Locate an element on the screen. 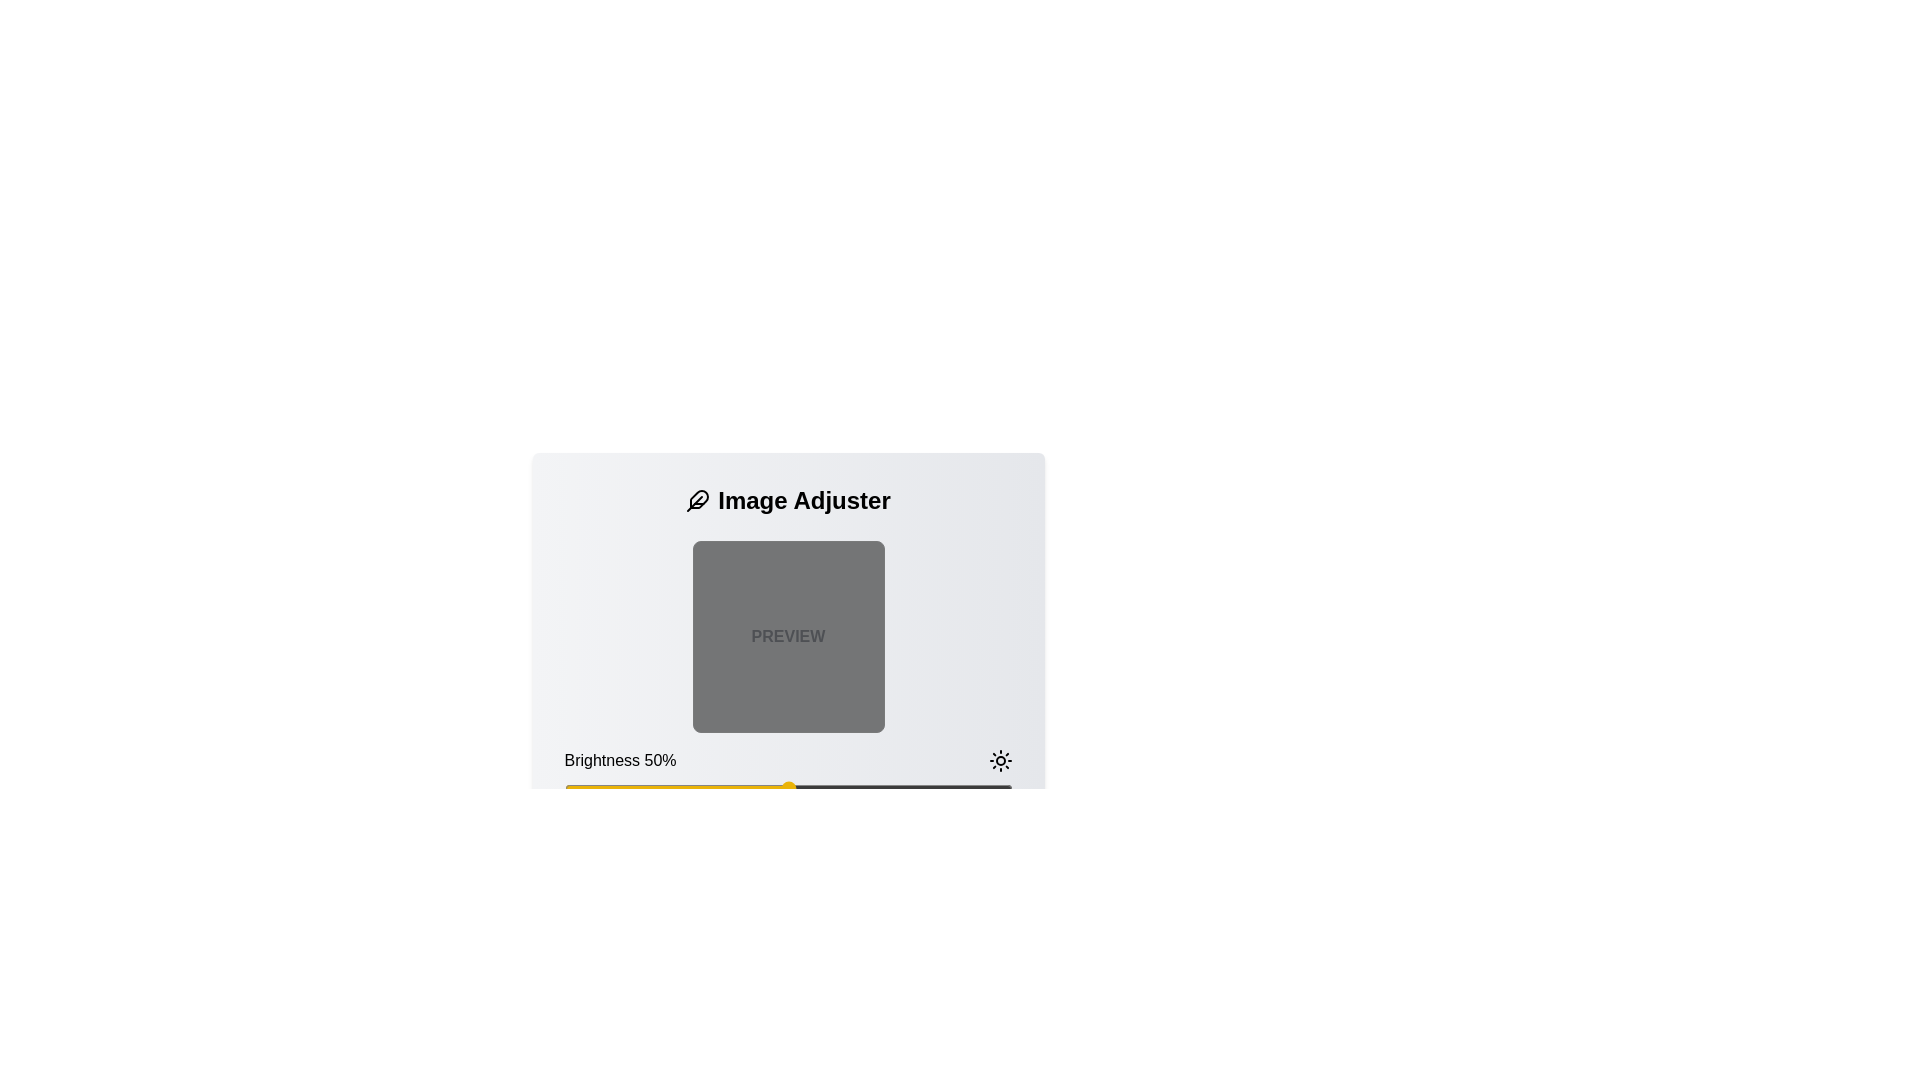 The height and width of the screenshot is (1080, 1920). the slider is located at coordinates (617, 788).